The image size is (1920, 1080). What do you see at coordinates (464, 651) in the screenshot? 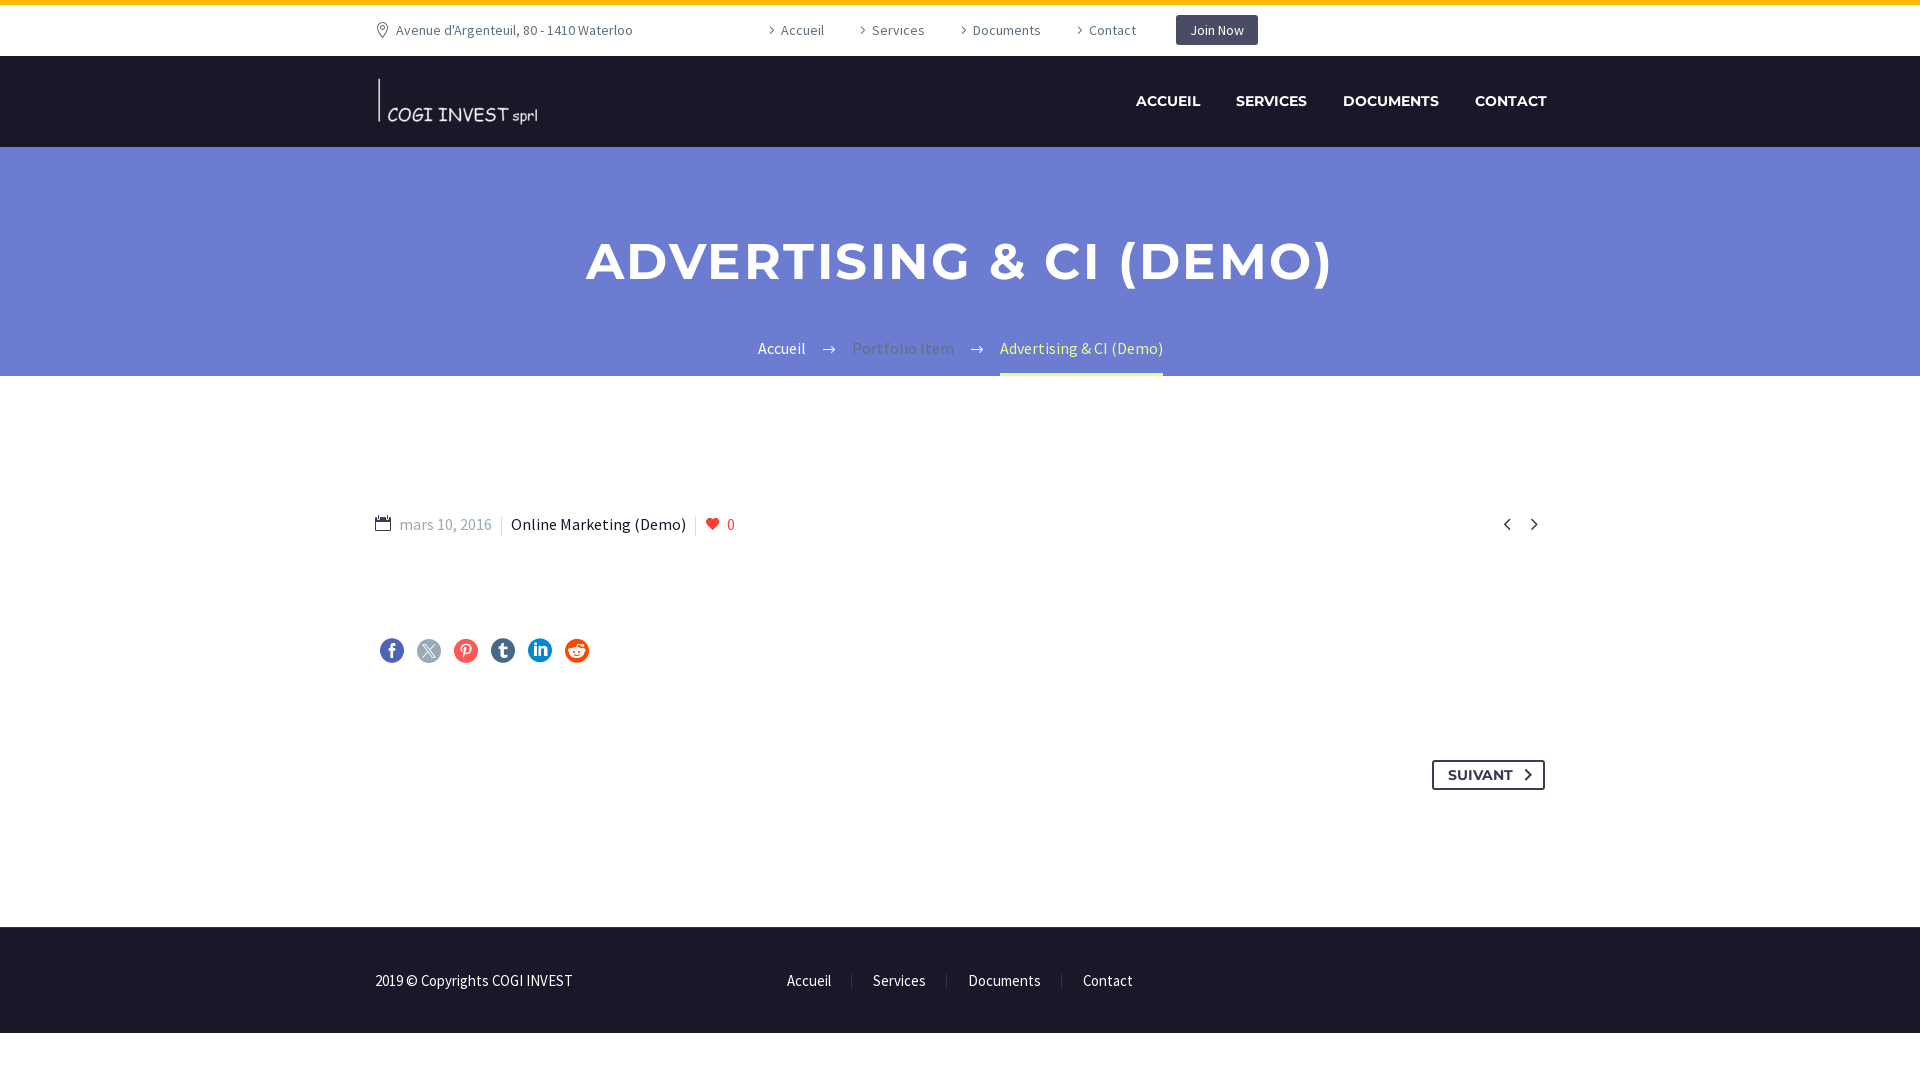
I see `'Pinterest'` at bounding box center [464, 651].